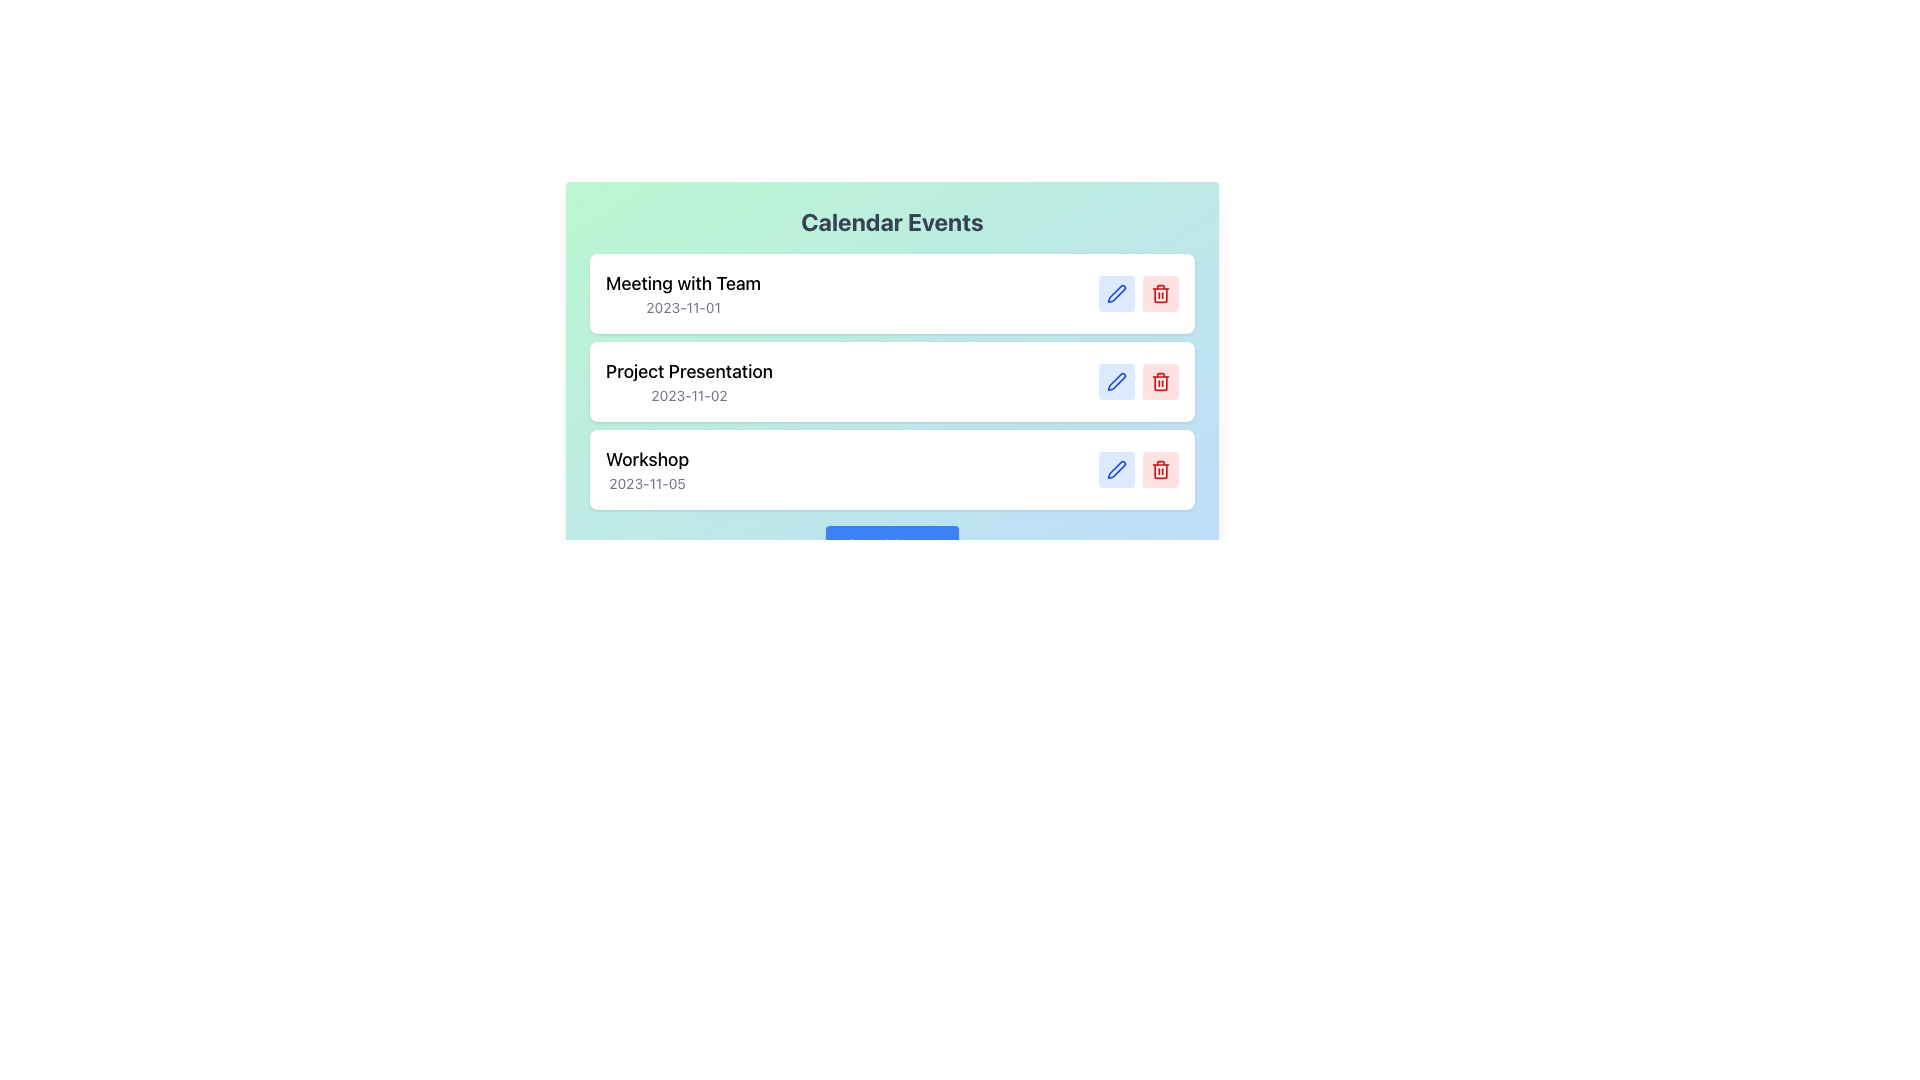 The height and width of the screenshot is (1080, 1920). I want to click on displayed text in the Text display area that shows 'Workshop' and '2023-11-05', which is located at the bottom of the vertical list of events, specifically below the 'Project Presentation' entry, so click(647, 470).